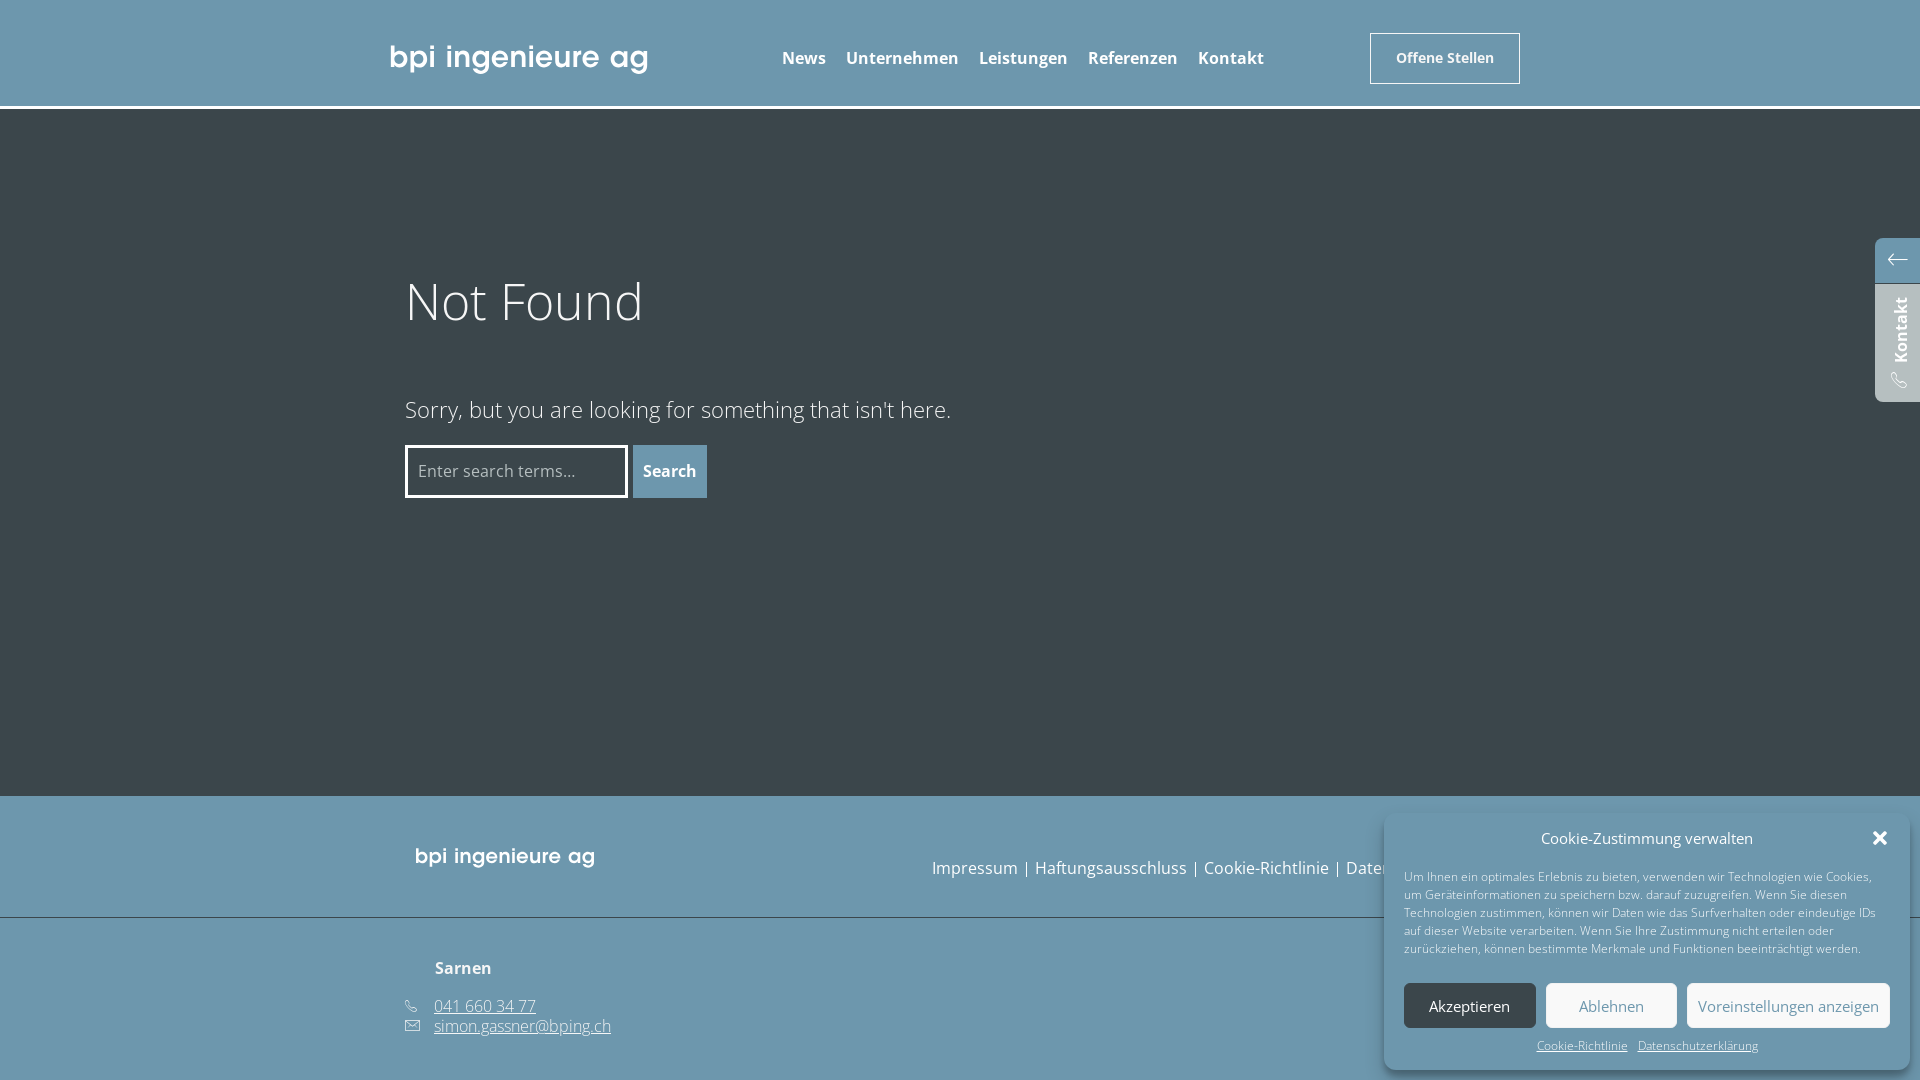 The width and height of the screenshot is (1920, 1080). What do you see at coordinates (974, 866) in the screenshot?
I see `'Impressum'` at bounding box center [974, 866].